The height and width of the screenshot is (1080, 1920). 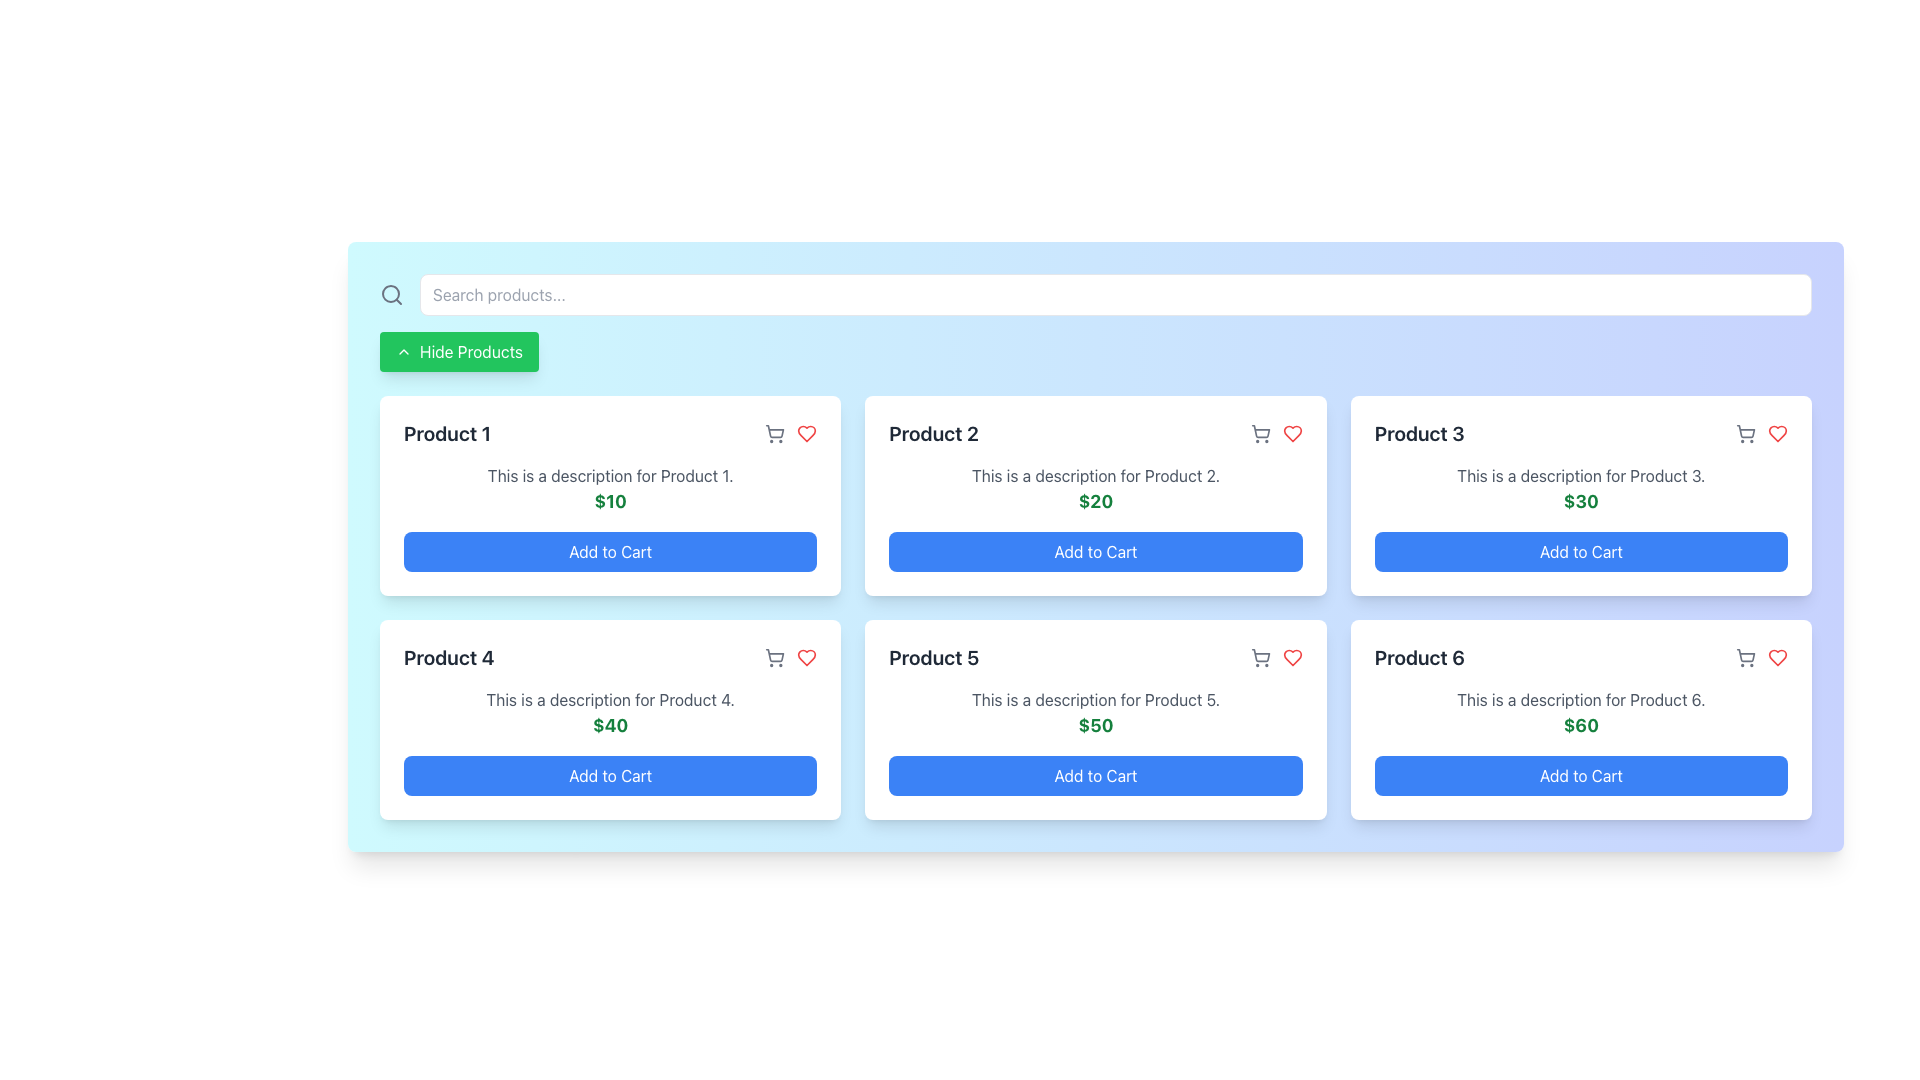 I want to click on the blue rectangular button labeled 'Add to Cart' located at the bottom of the card for 'Product 6', so click(x=1580, y=774).